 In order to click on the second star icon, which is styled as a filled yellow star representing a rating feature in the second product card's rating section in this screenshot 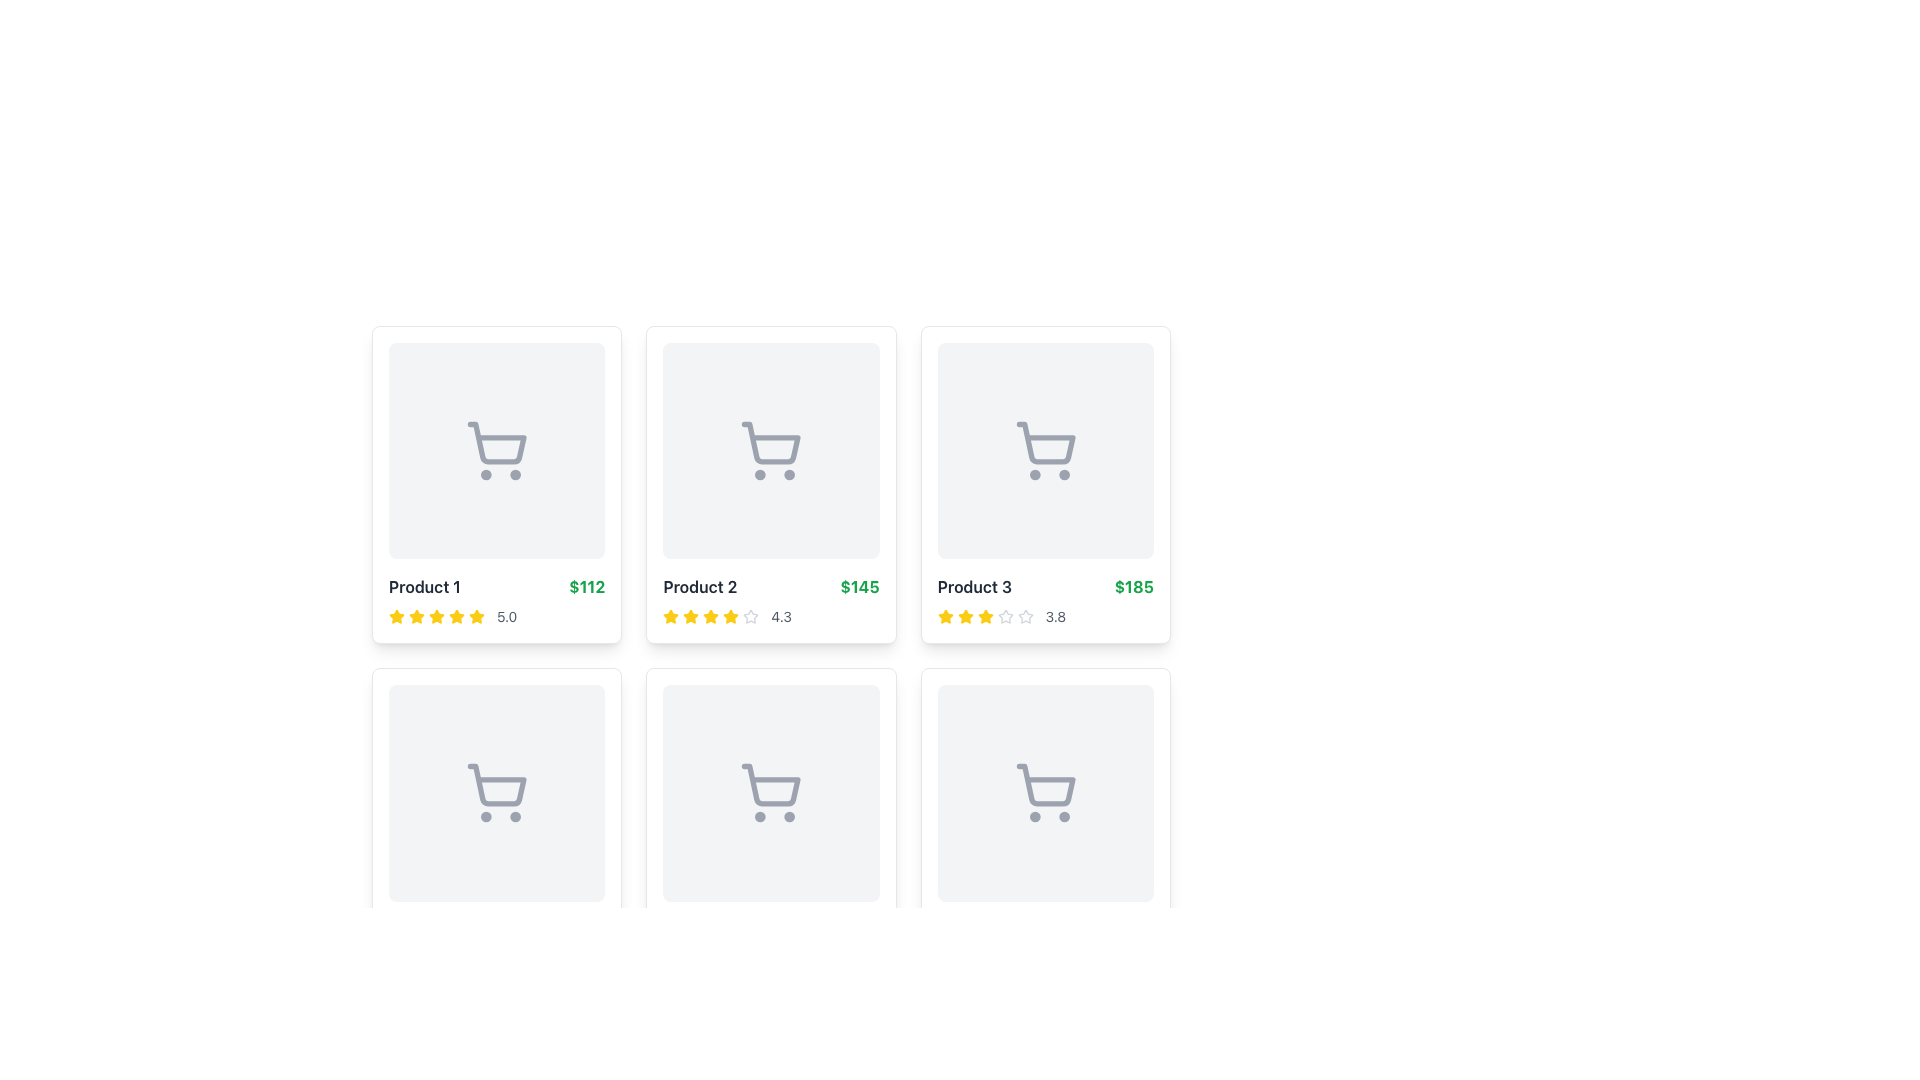, I will do `click(671, 616)`.